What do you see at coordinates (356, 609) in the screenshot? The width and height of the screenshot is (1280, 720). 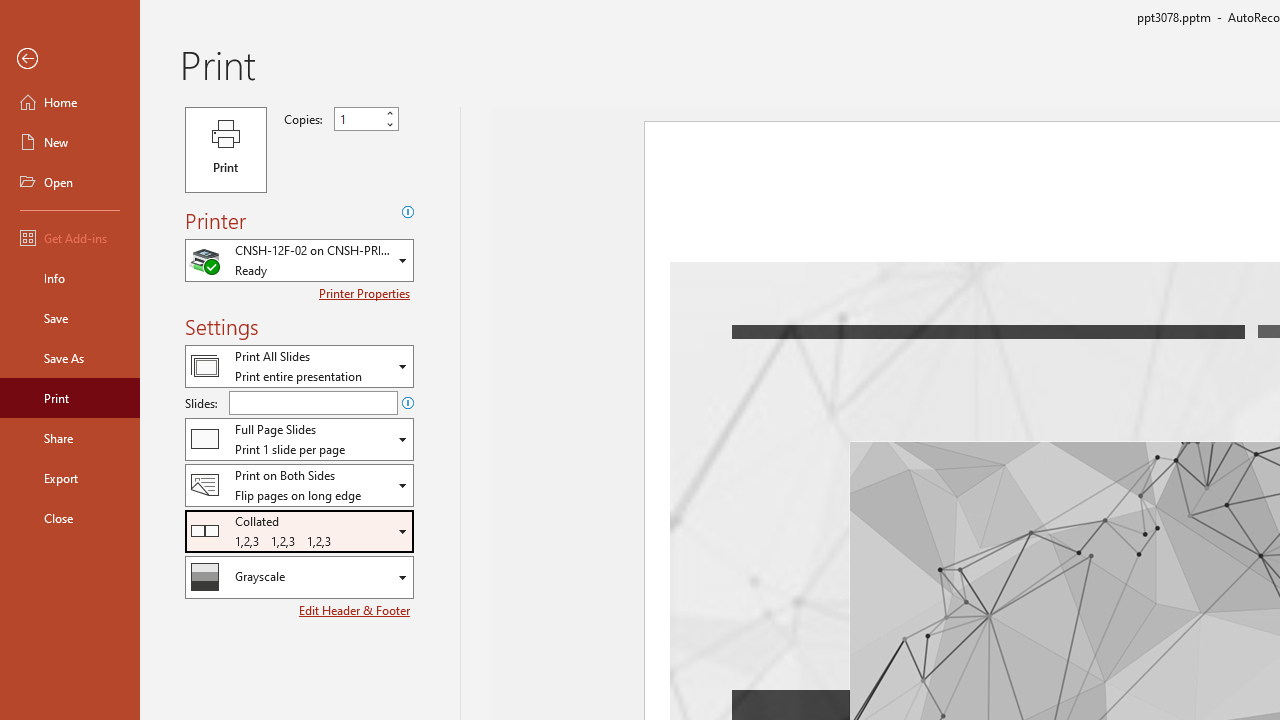 I see `'Edit Header & Footer'` at bounding box center [356, 609].